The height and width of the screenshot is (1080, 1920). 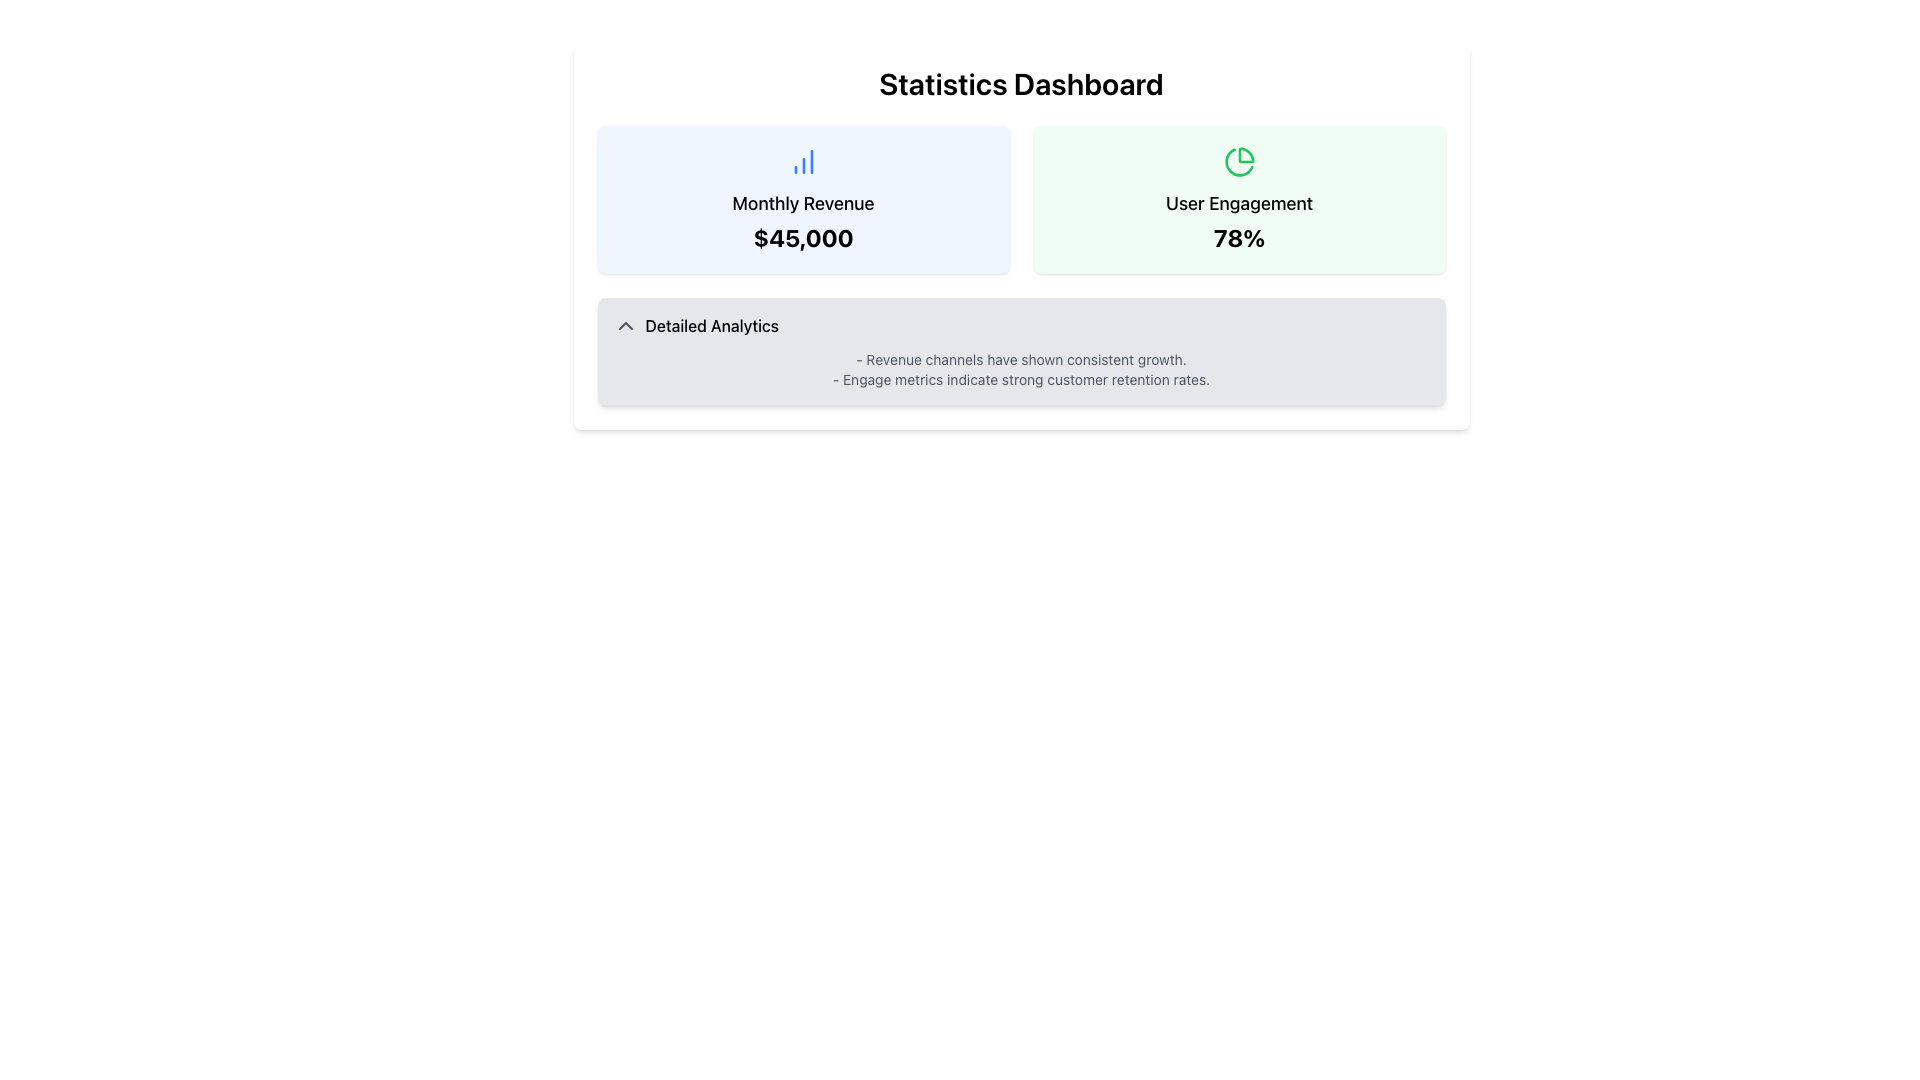 I want to click on the chart icon in the 'Monthly Revenue' card section, which features three blue vertical columns representing data, located in the upper-left quadrant above the text elements 'Monthly Revenue' and '$45,000', so click(x=803, y=161).